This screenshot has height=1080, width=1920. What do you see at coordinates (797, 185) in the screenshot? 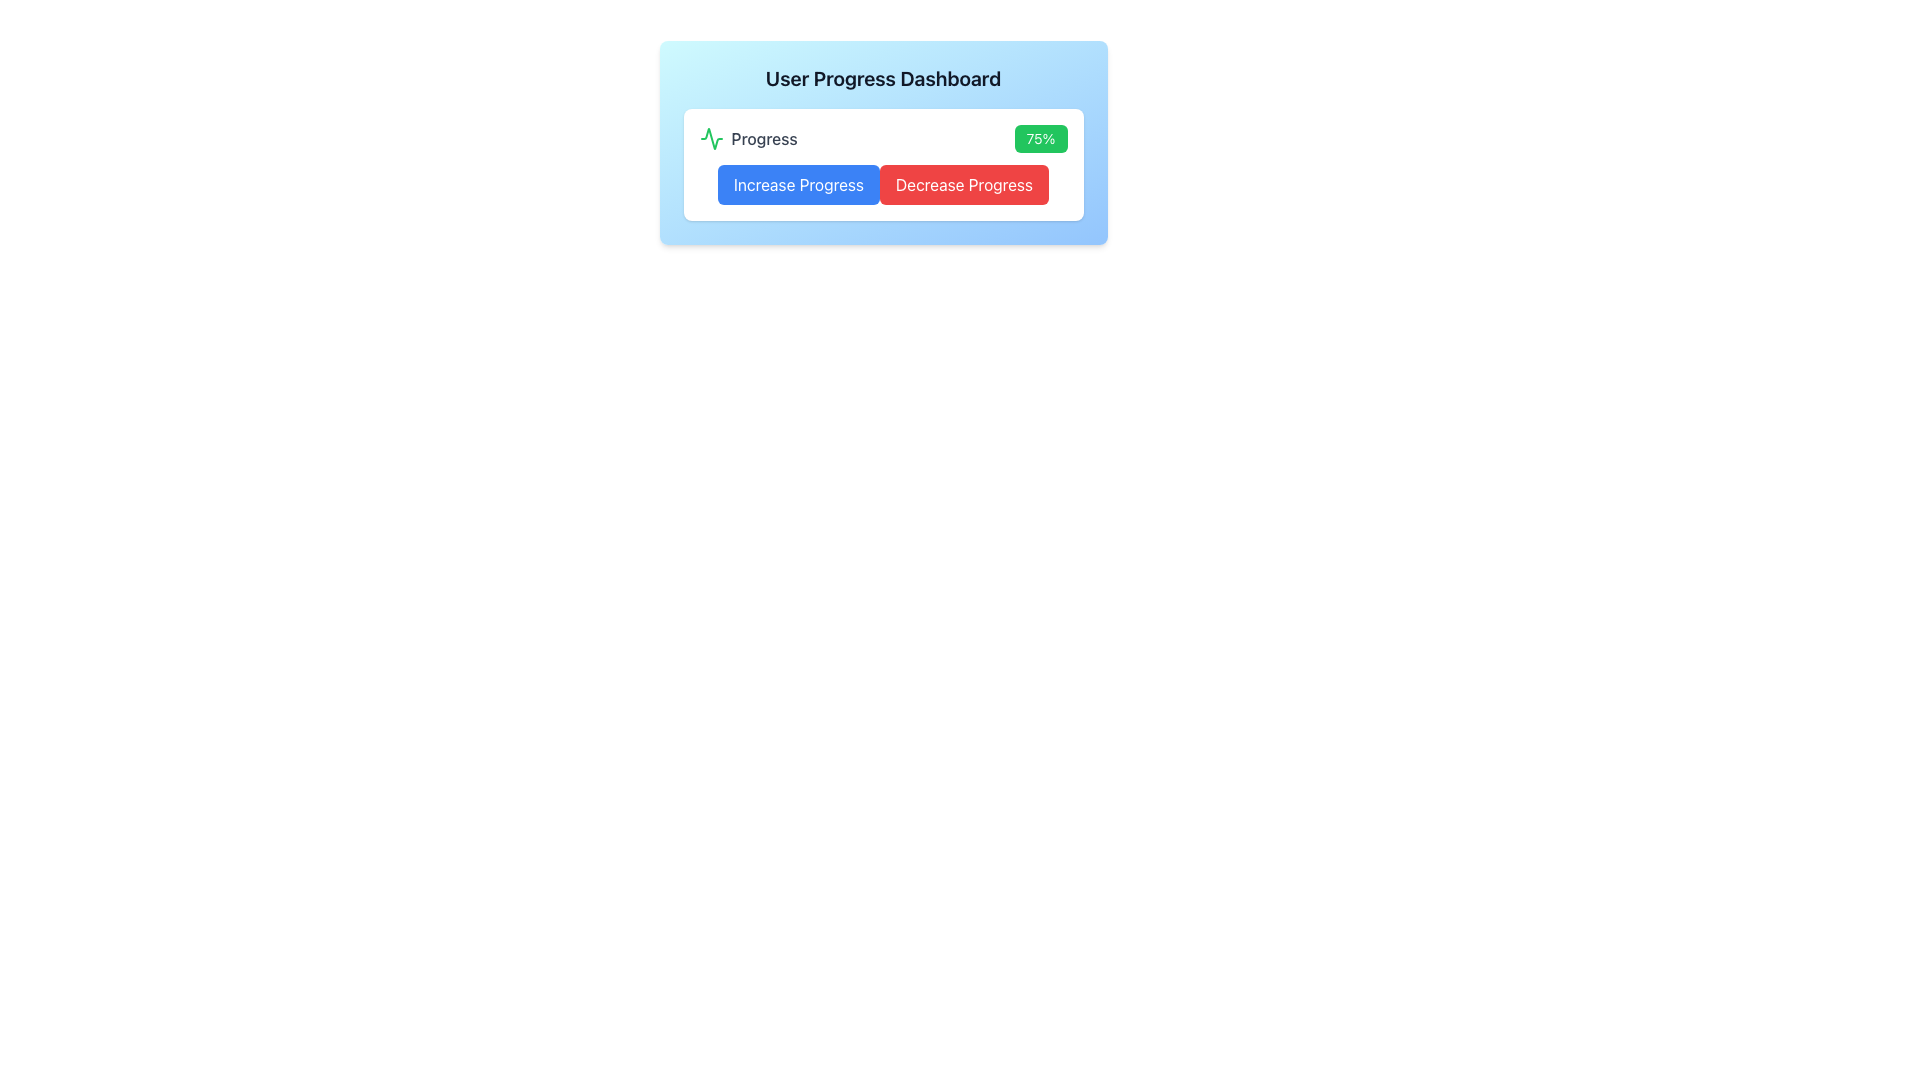
I see `the 'Increase Progress' button located` at bounding box center [797, 185].